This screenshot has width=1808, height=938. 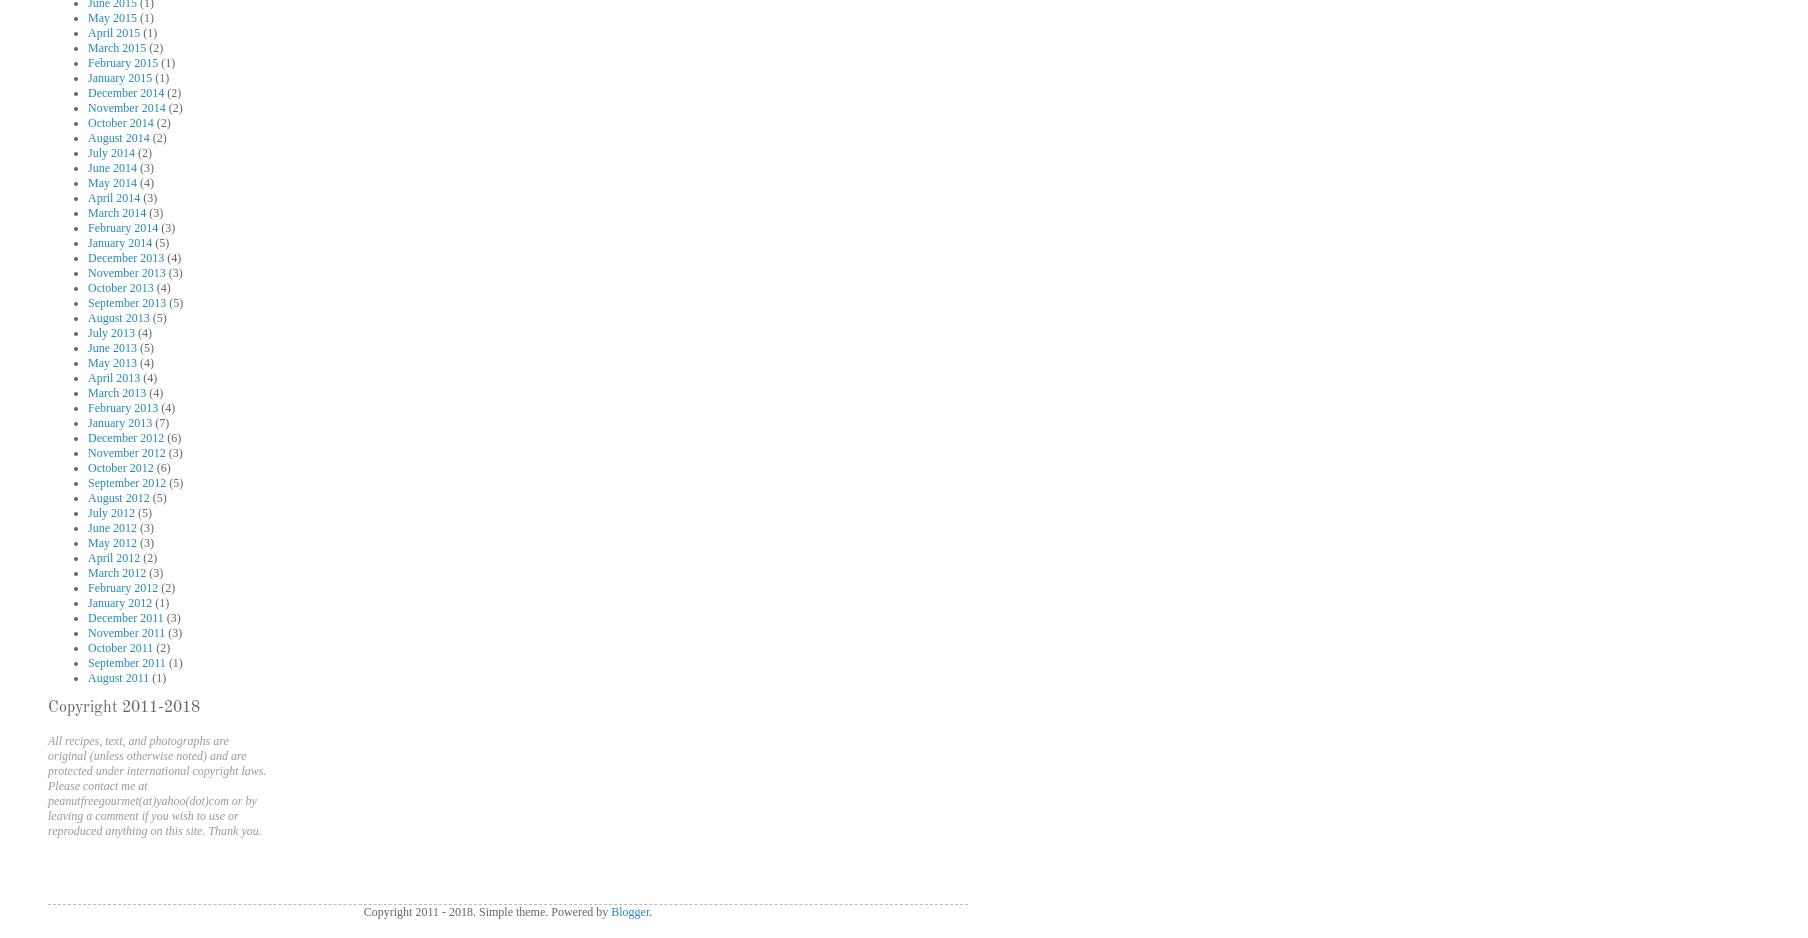 I want to click on 'January 2012', so click(x=119, y=603).